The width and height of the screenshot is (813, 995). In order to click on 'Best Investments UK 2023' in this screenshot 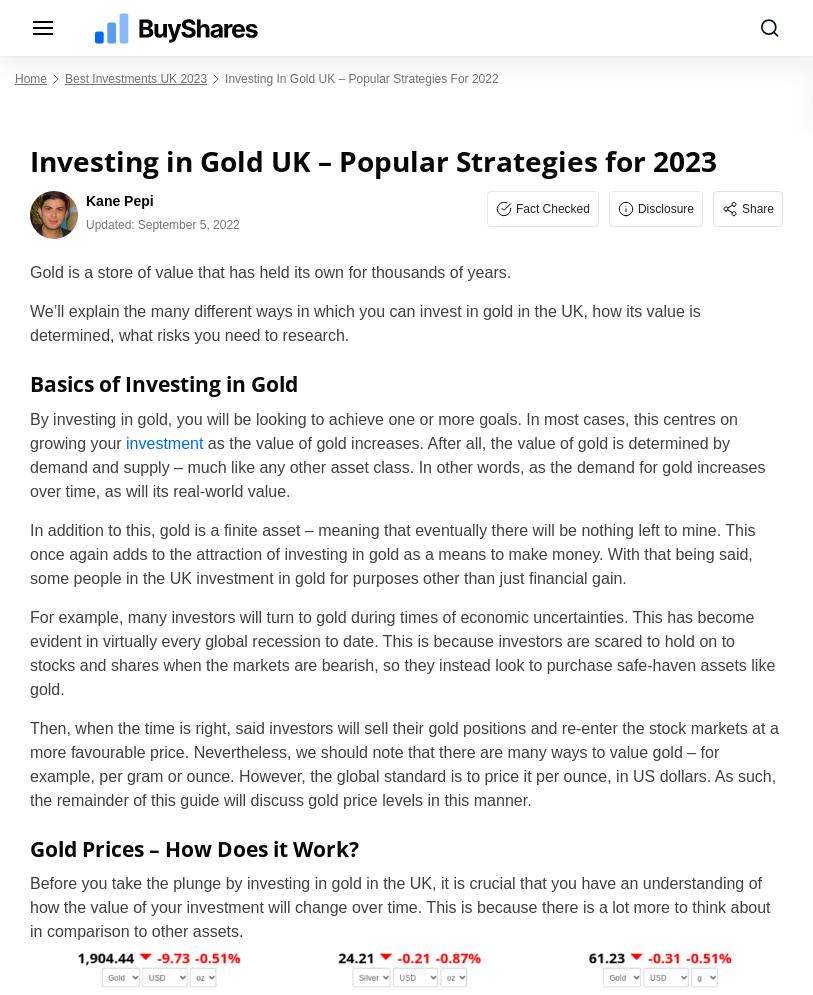, I will do `click(135, 79)`.